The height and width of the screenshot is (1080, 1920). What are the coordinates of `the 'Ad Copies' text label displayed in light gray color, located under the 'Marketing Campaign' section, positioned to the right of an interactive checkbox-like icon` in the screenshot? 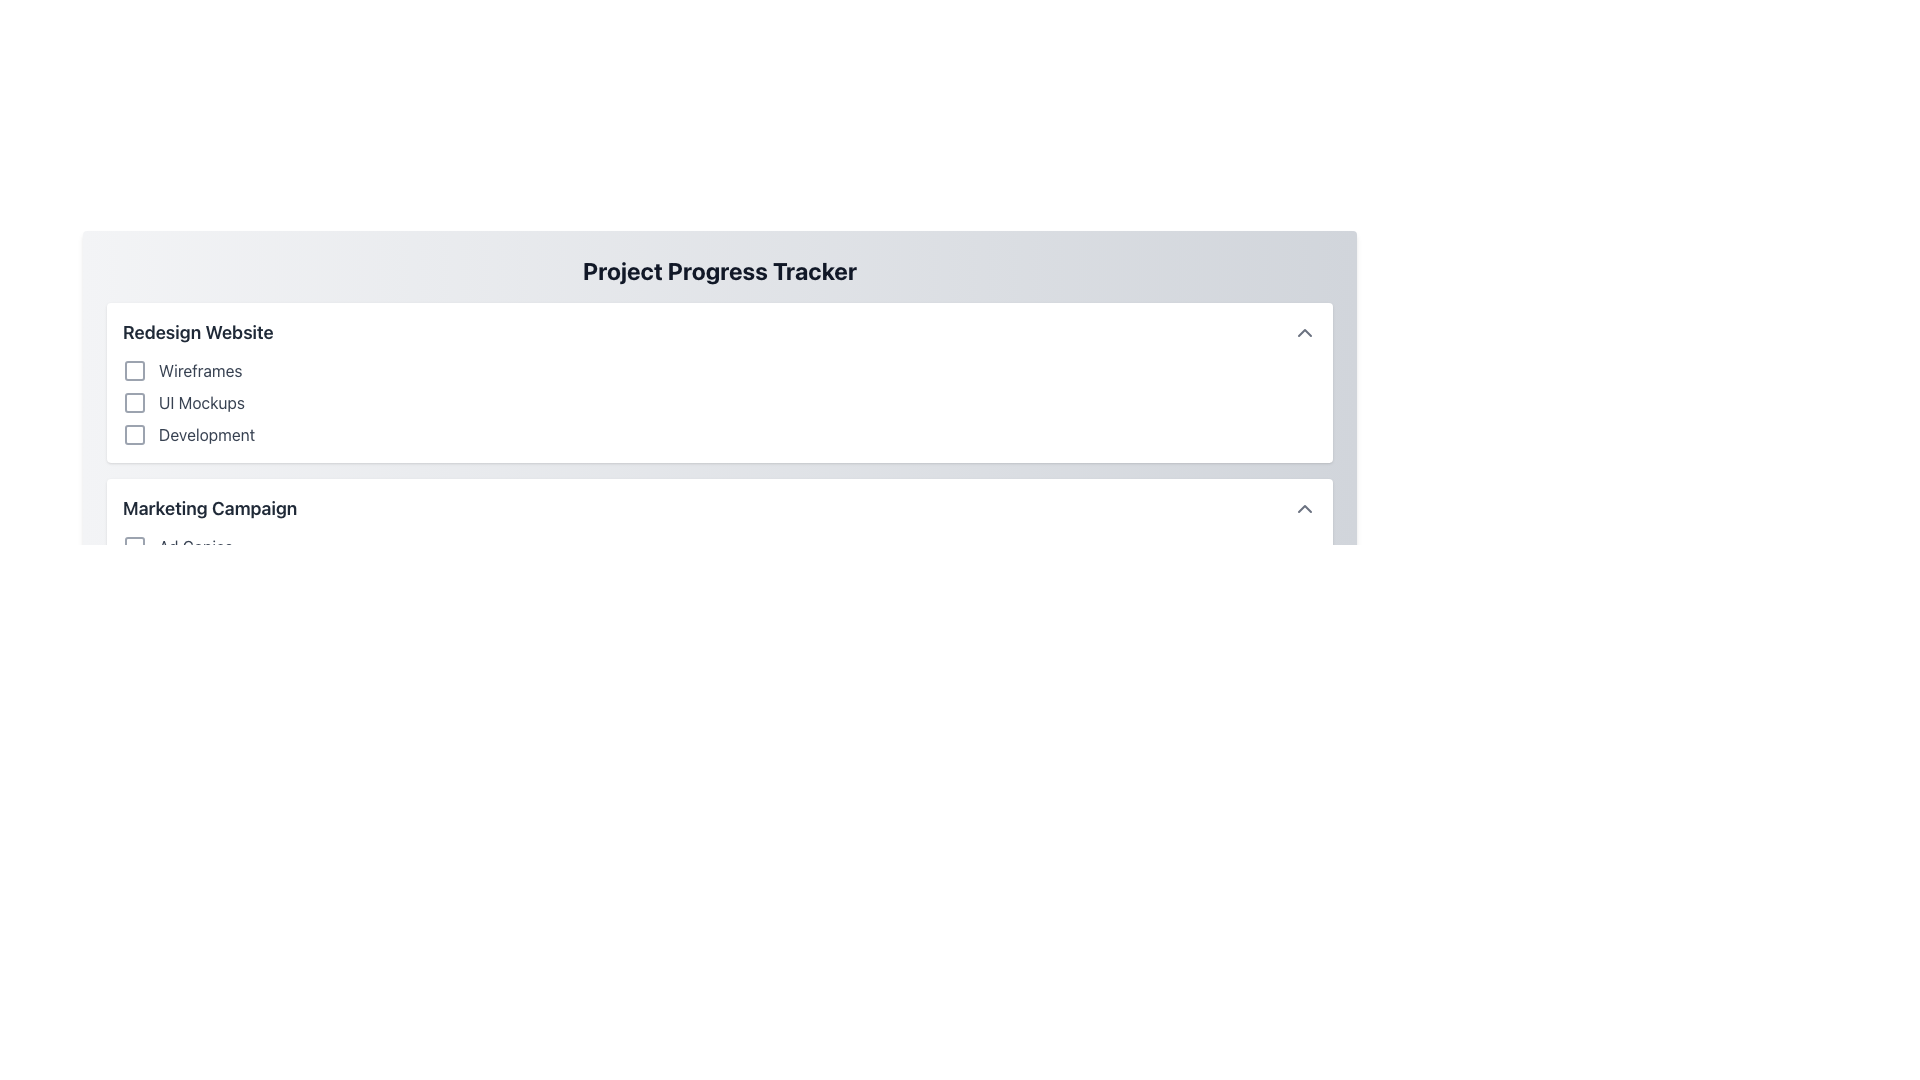 It's located at (196, 547).